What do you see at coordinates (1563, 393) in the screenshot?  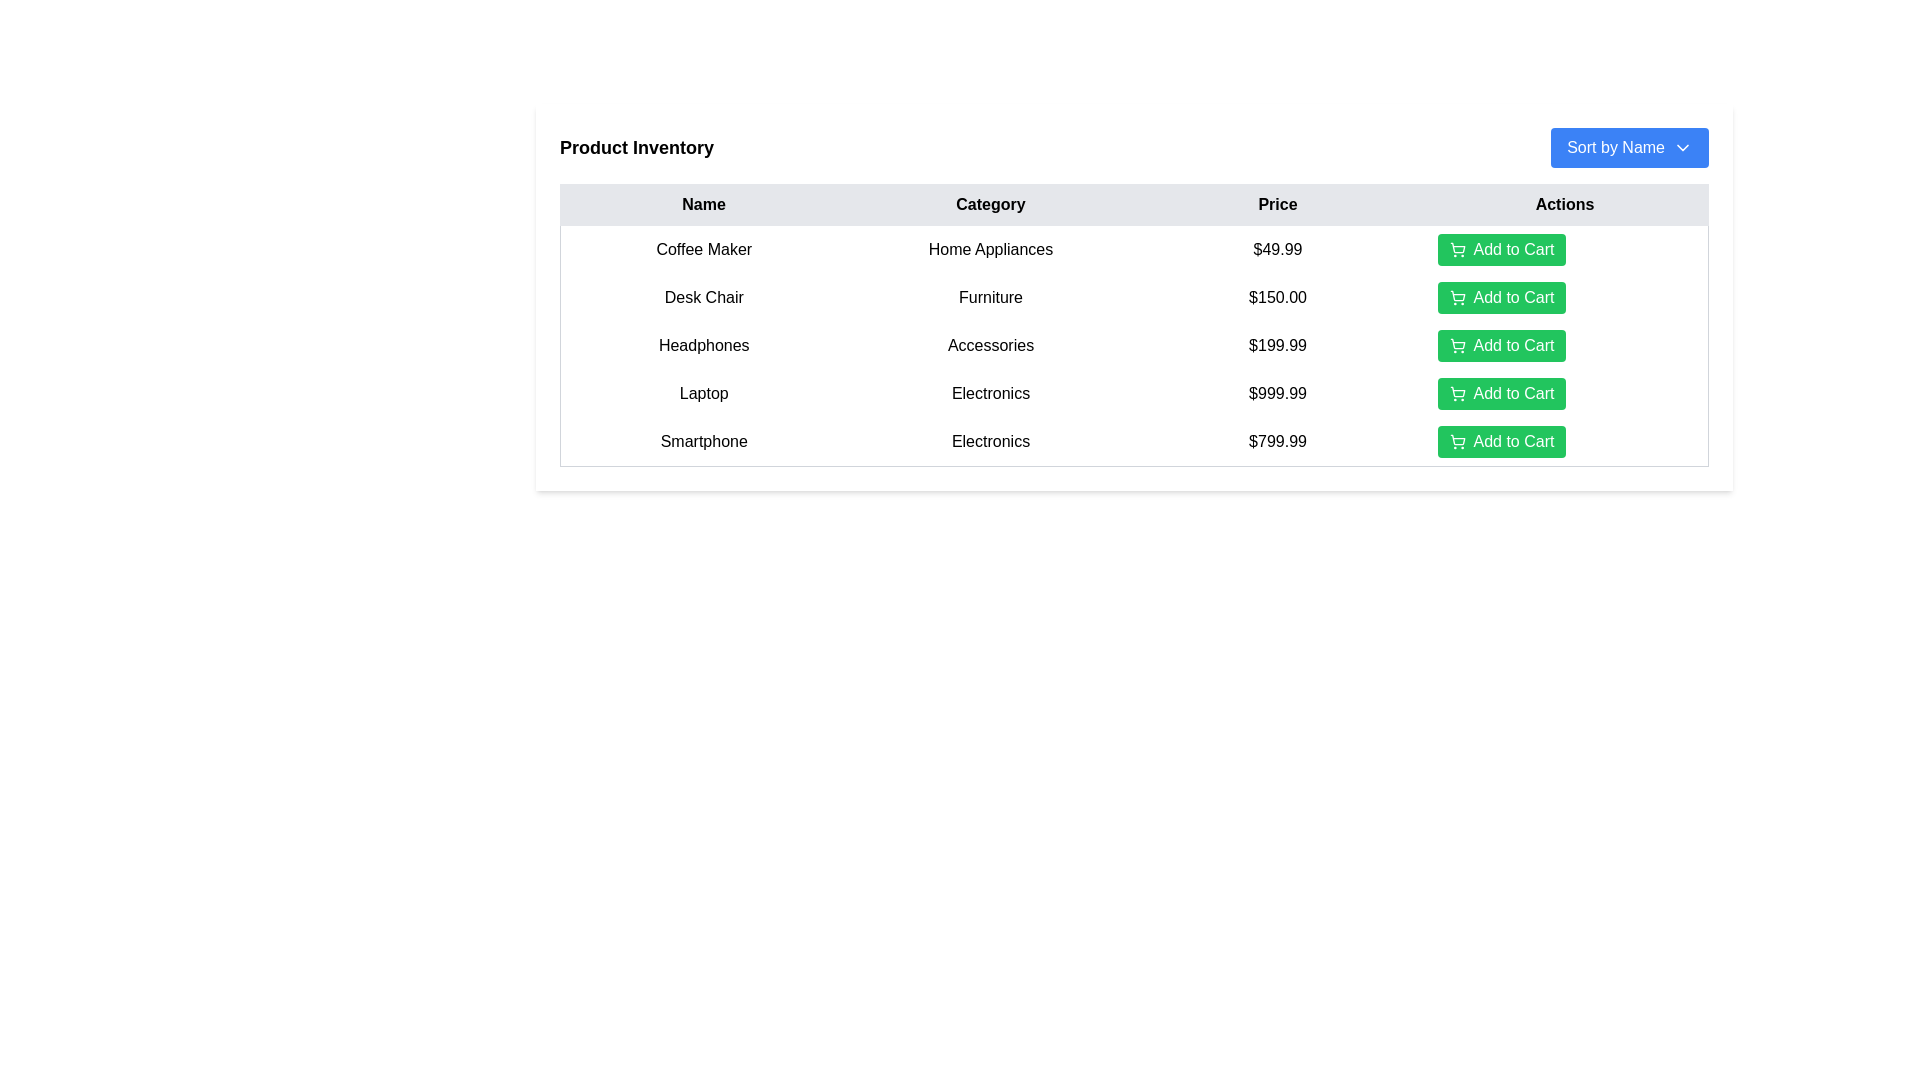 I see `the green rectangular 'Add to Cart' button in the 'Actions' column for the product 'Laptop' in the 'Product Inventory' table` at bounding box center [1563, 393].